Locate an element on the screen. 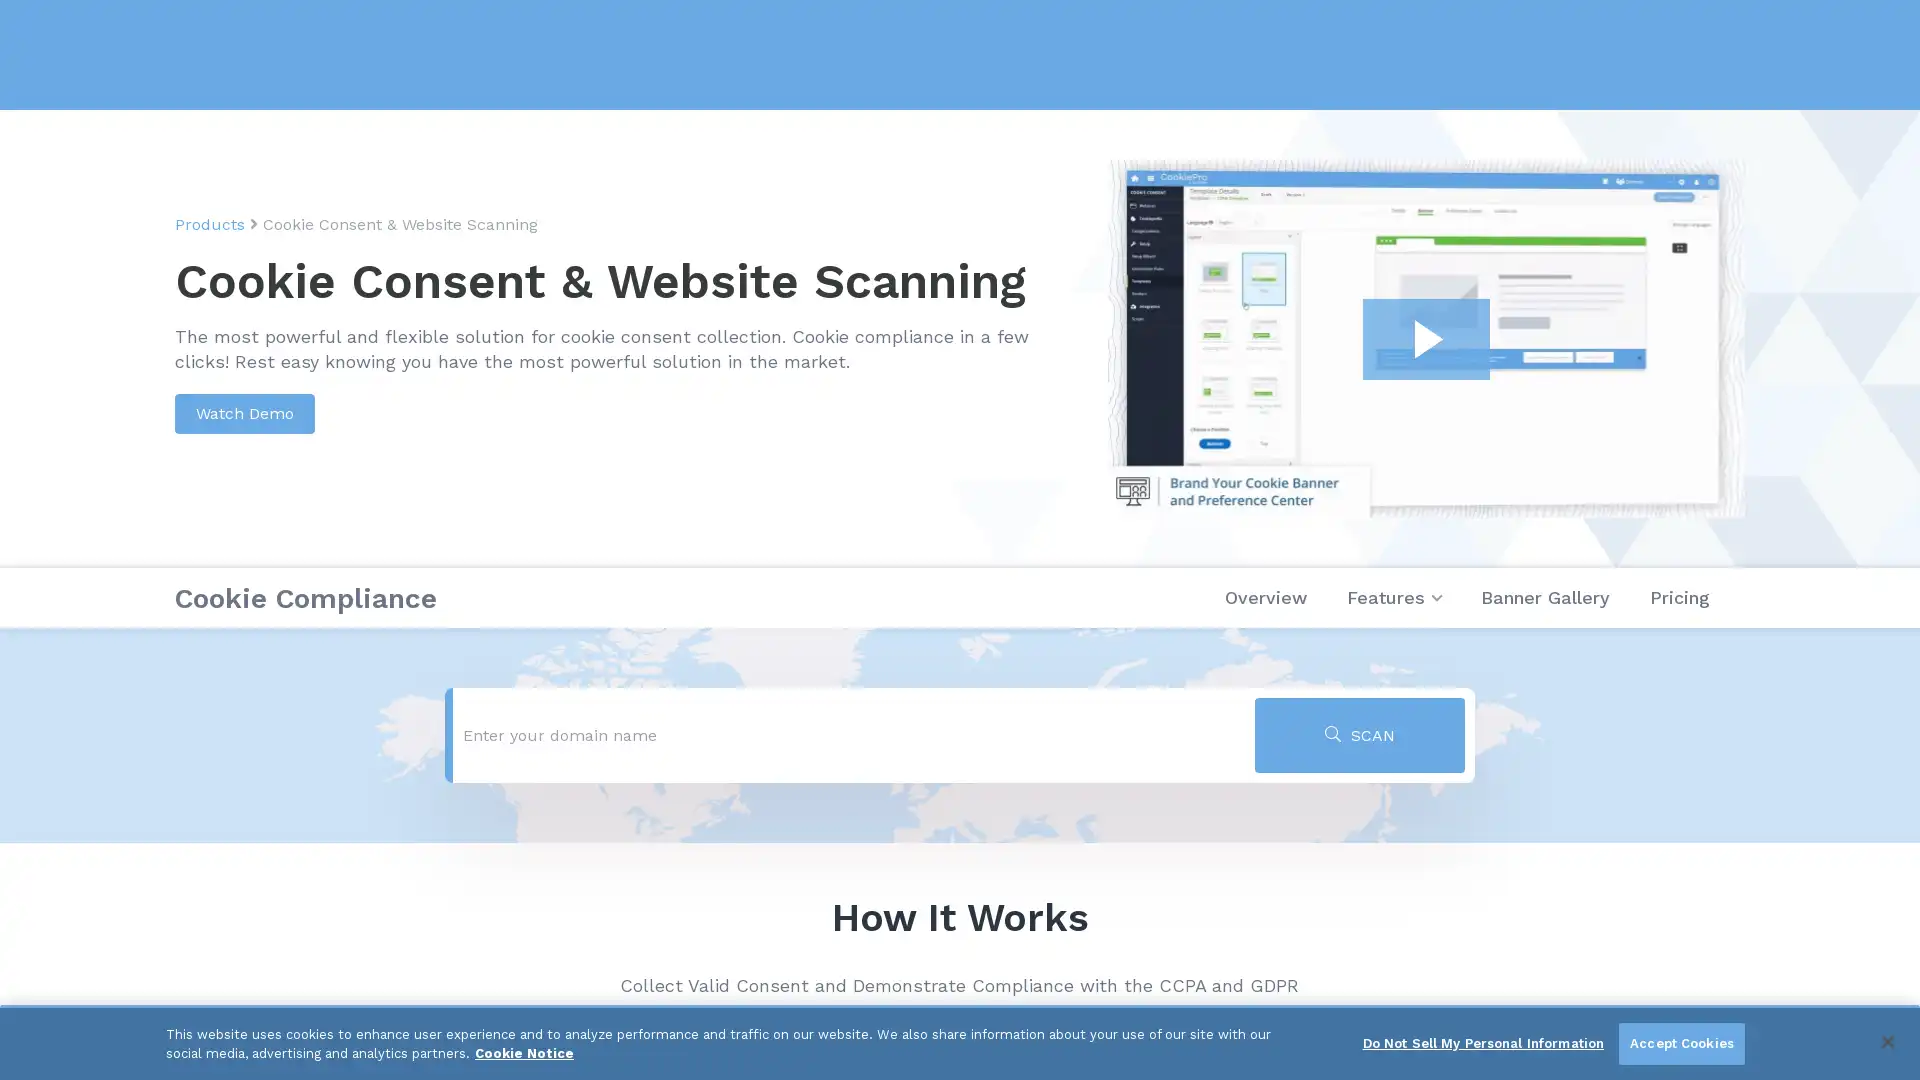 This screenshot has width=1920, height=1080. Do Not Sell My Personal Information is located at coordinates (1483, 1043).